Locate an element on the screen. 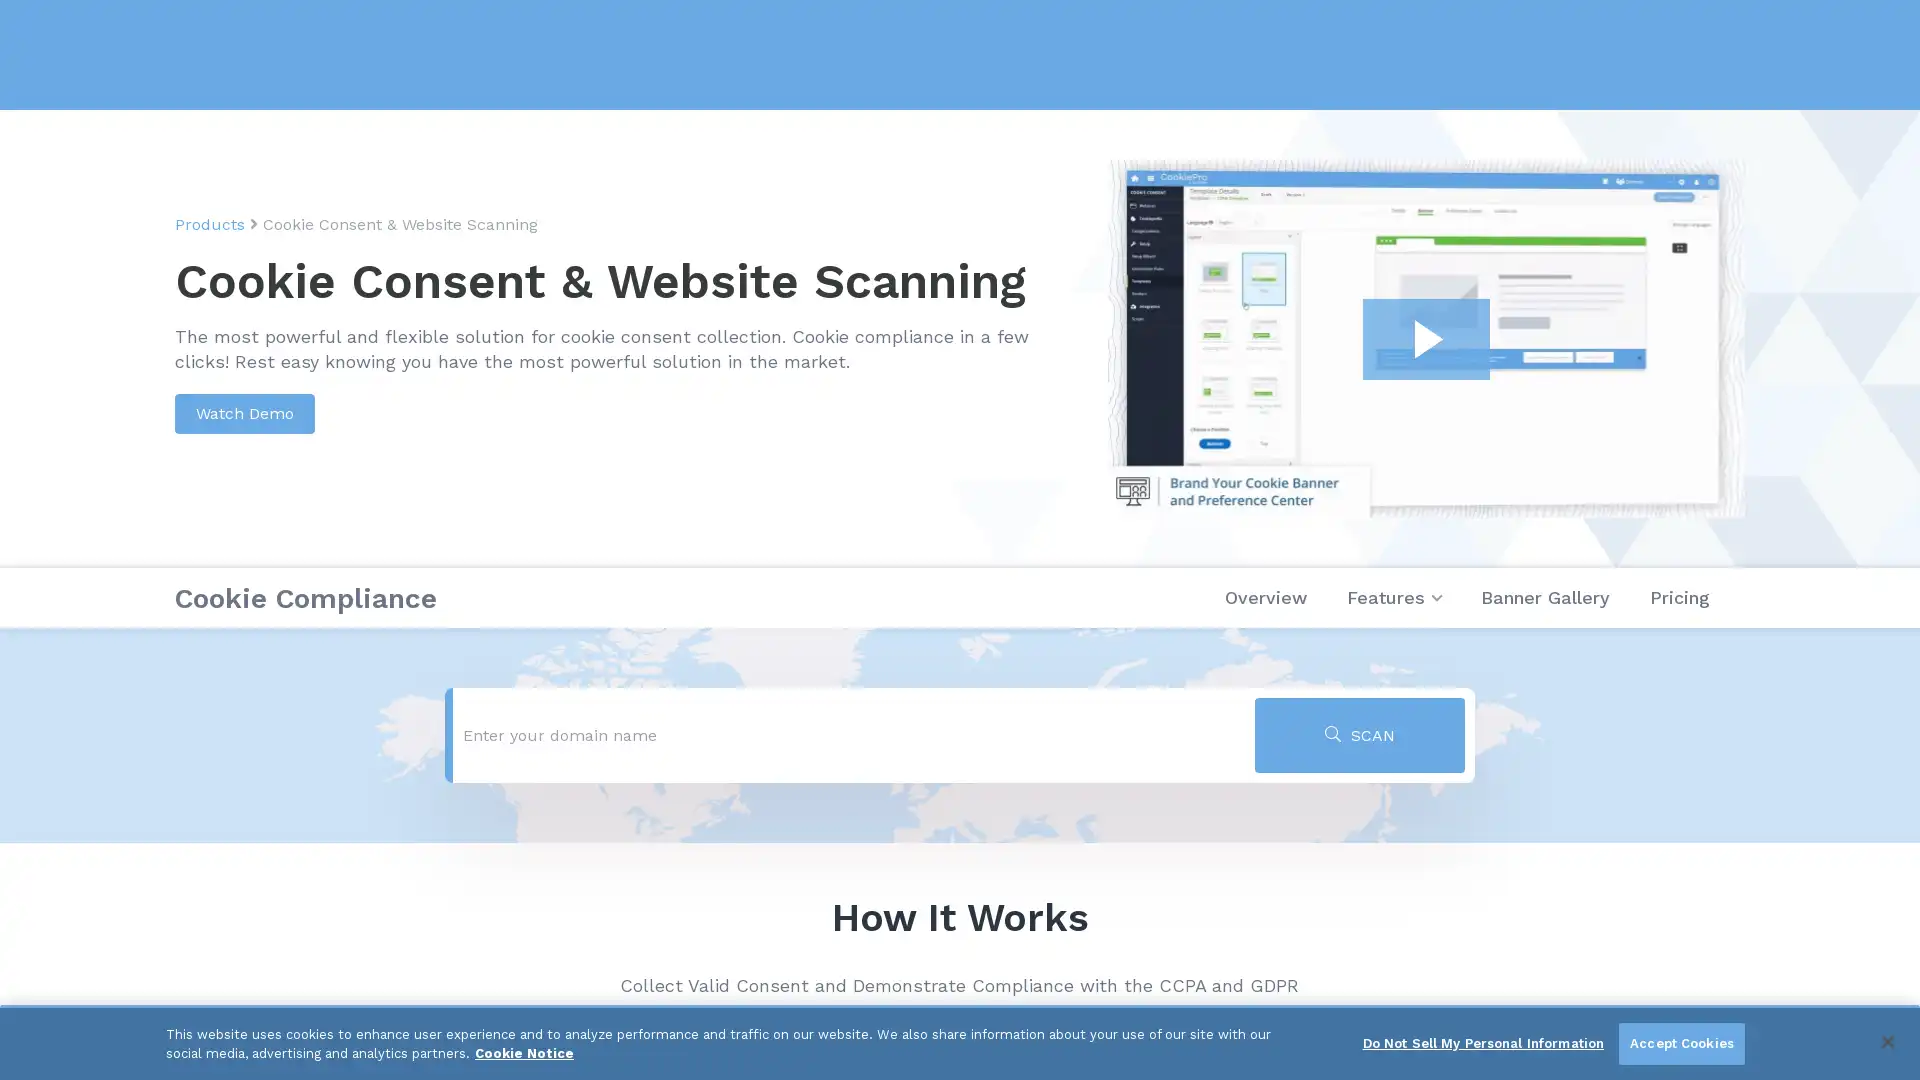 This screenshot has width=1920, height=1080. Do Not Sell My Personal Information is located at coordinates (1483, 1043).